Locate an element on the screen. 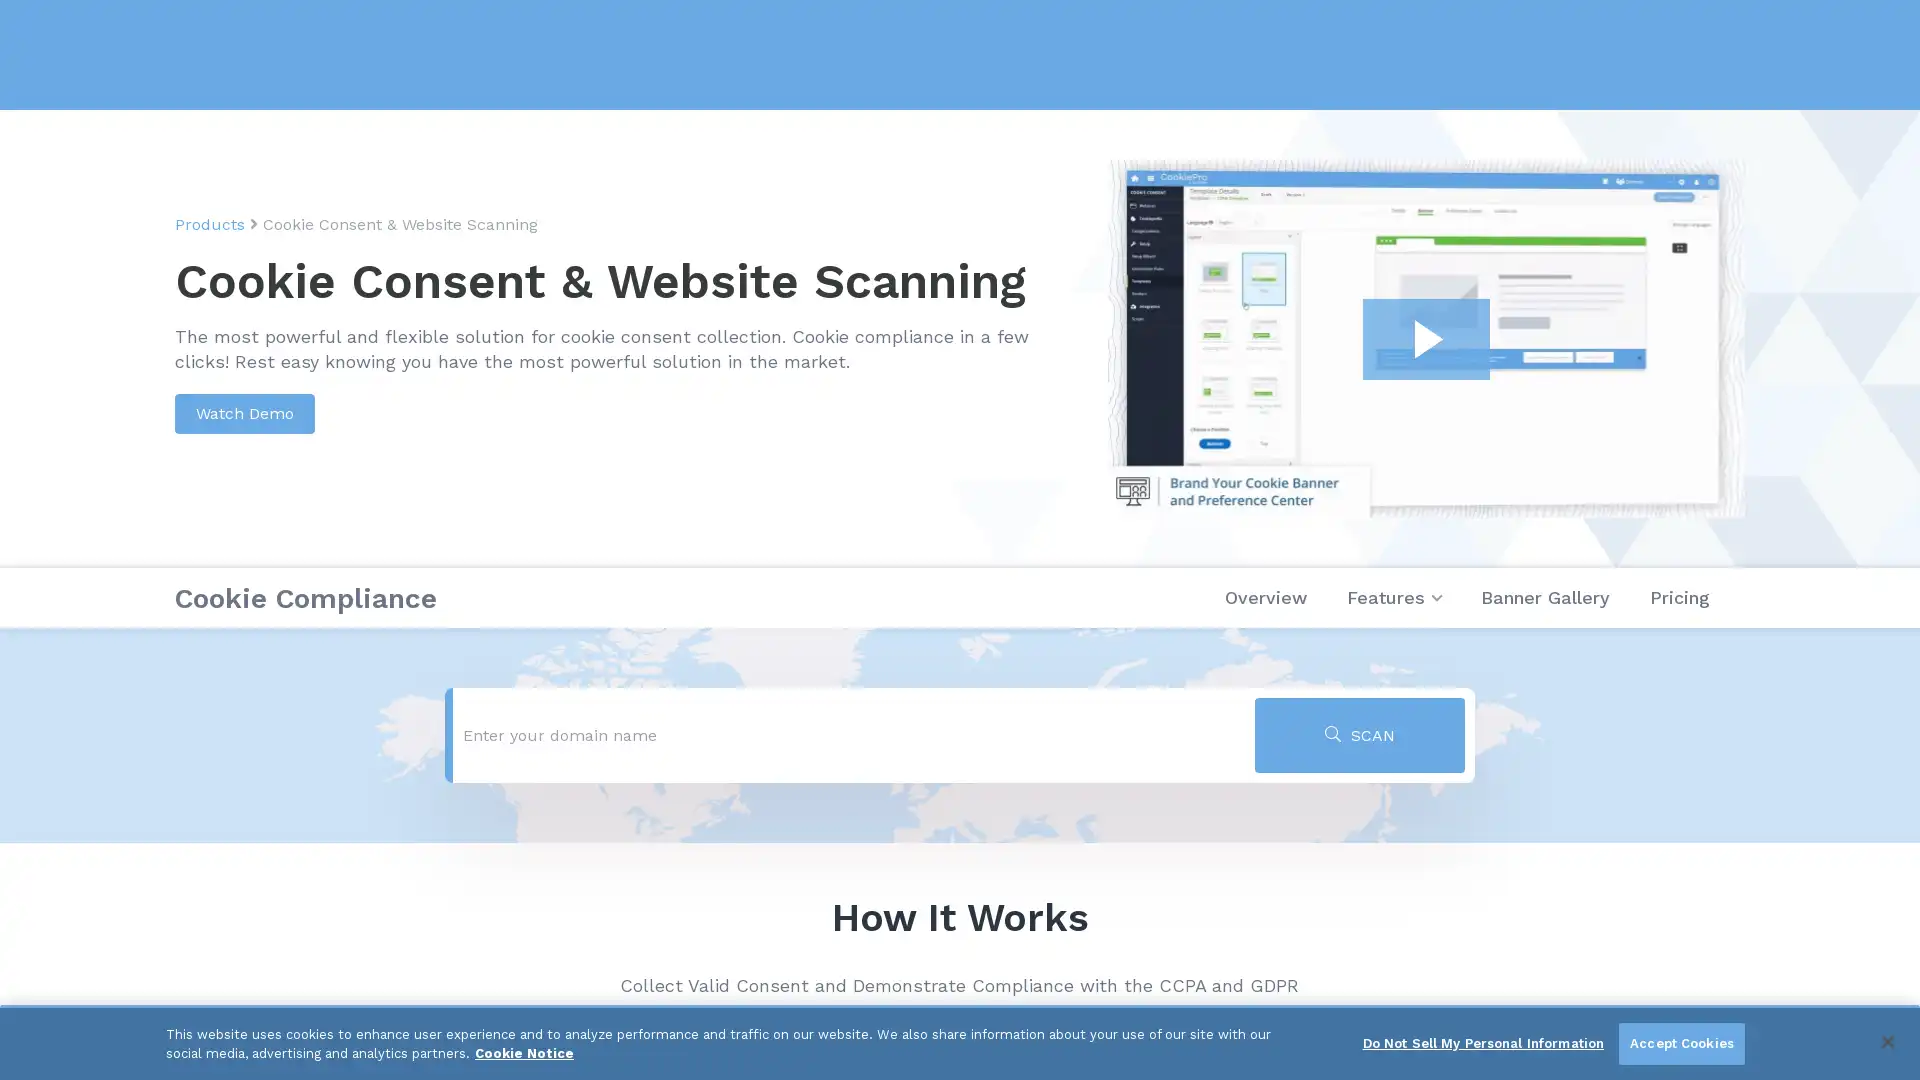 This screenshot has width=1920, height=1080. Do Not Sell My Personal Information is located at coordinates (1483, 1043).